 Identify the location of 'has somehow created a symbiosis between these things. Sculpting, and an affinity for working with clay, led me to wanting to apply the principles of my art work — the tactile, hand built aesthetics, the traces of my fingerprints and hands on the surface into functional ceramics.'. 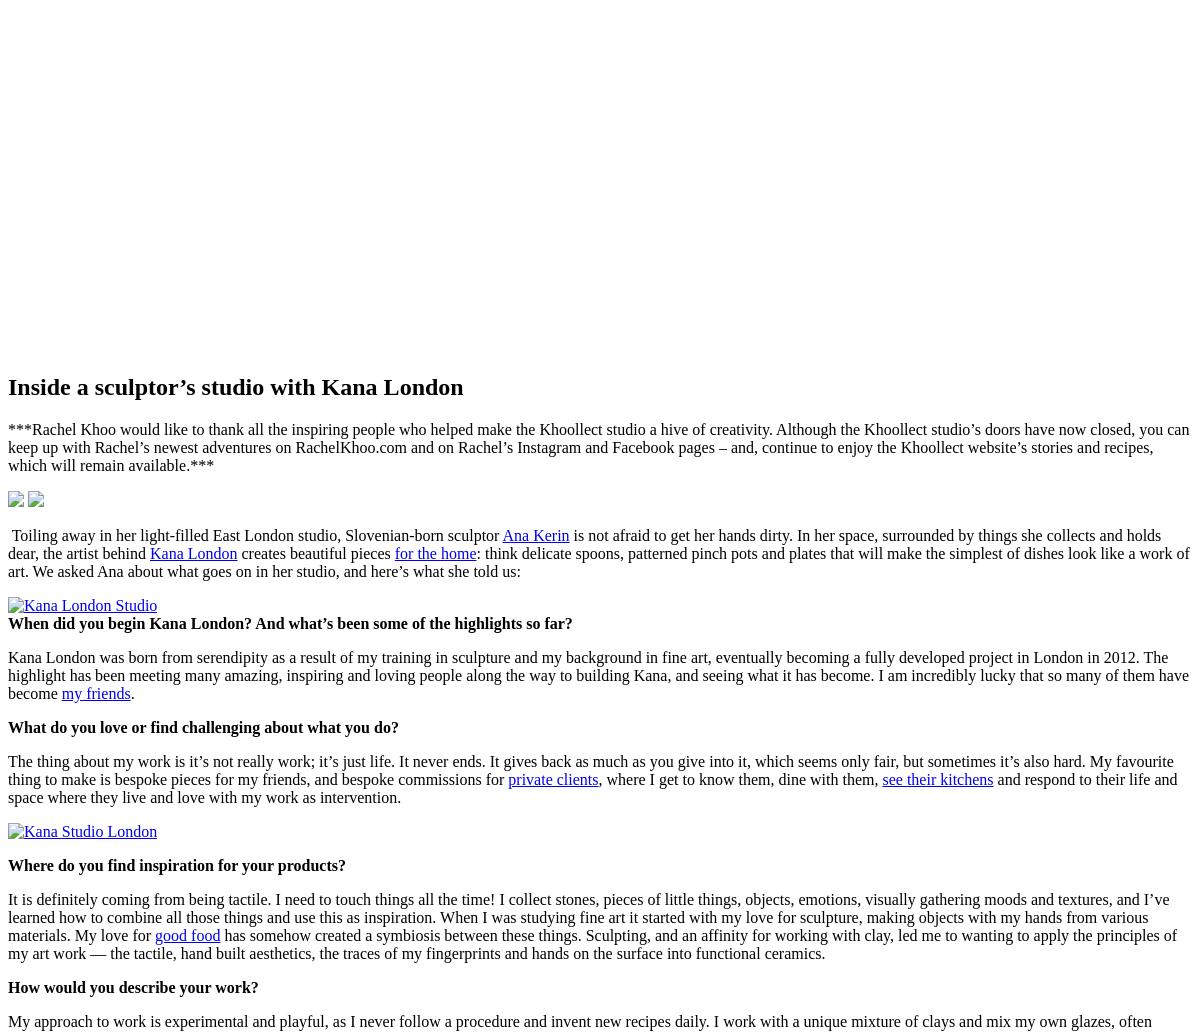
(591, 942).